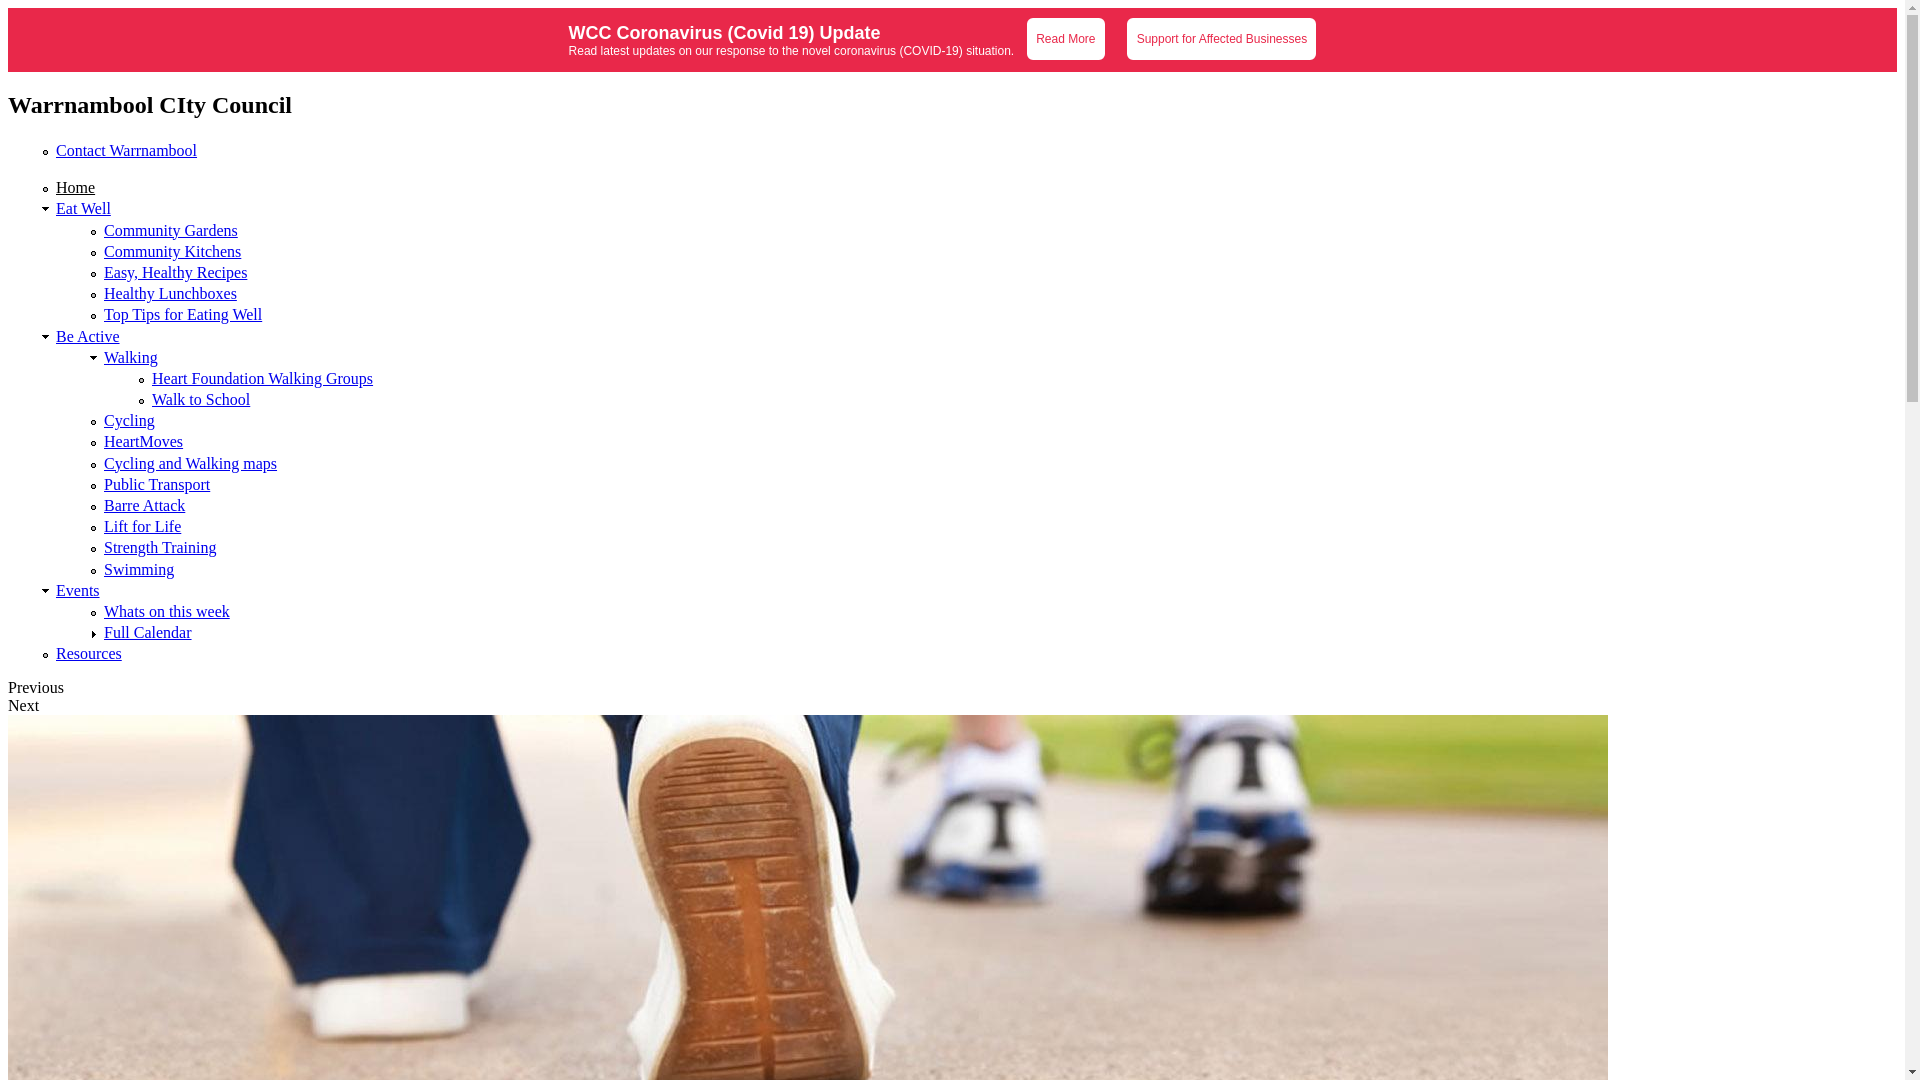  I want to click on 'Community Gardens', so click(171, 229).